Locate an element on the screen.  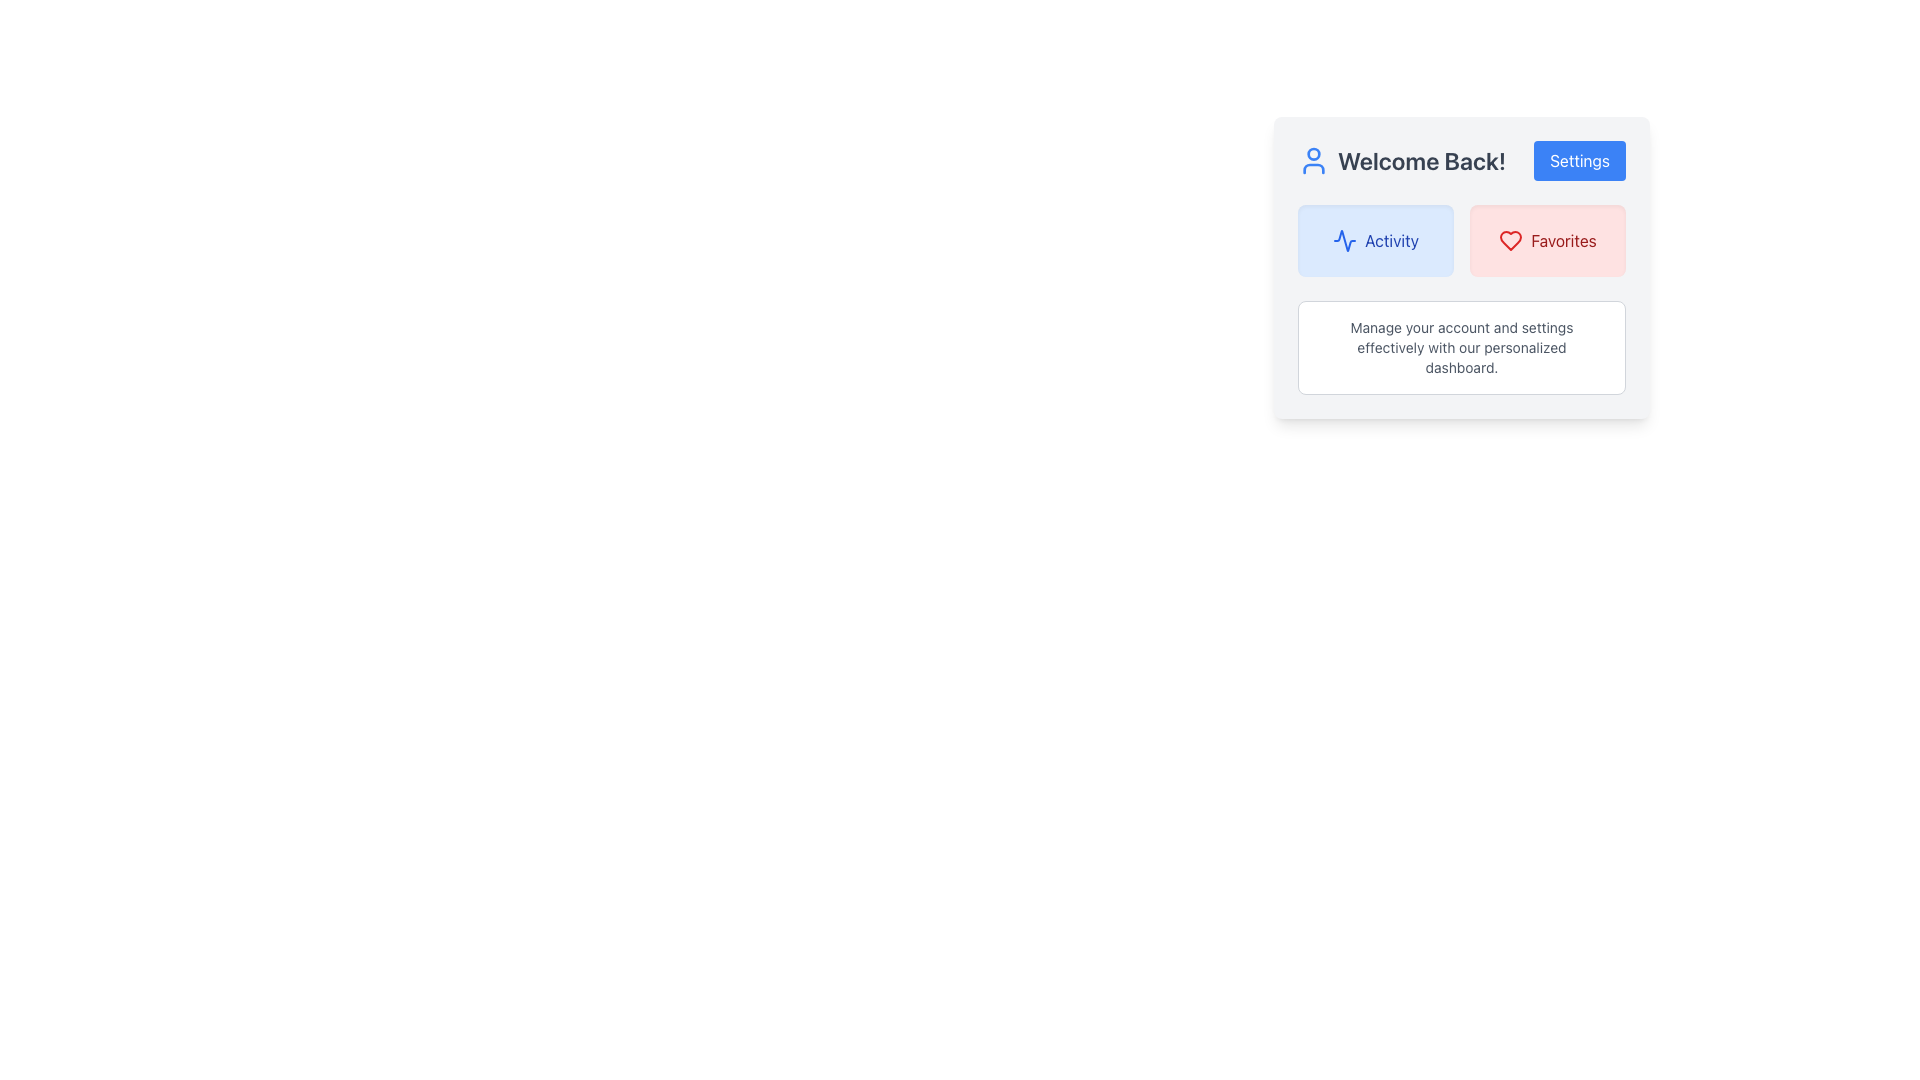
the user silhouette icon, which is styled in blue and positioned to the left of the 'Welcome Back!' text is located at coordinates (1314, 160).